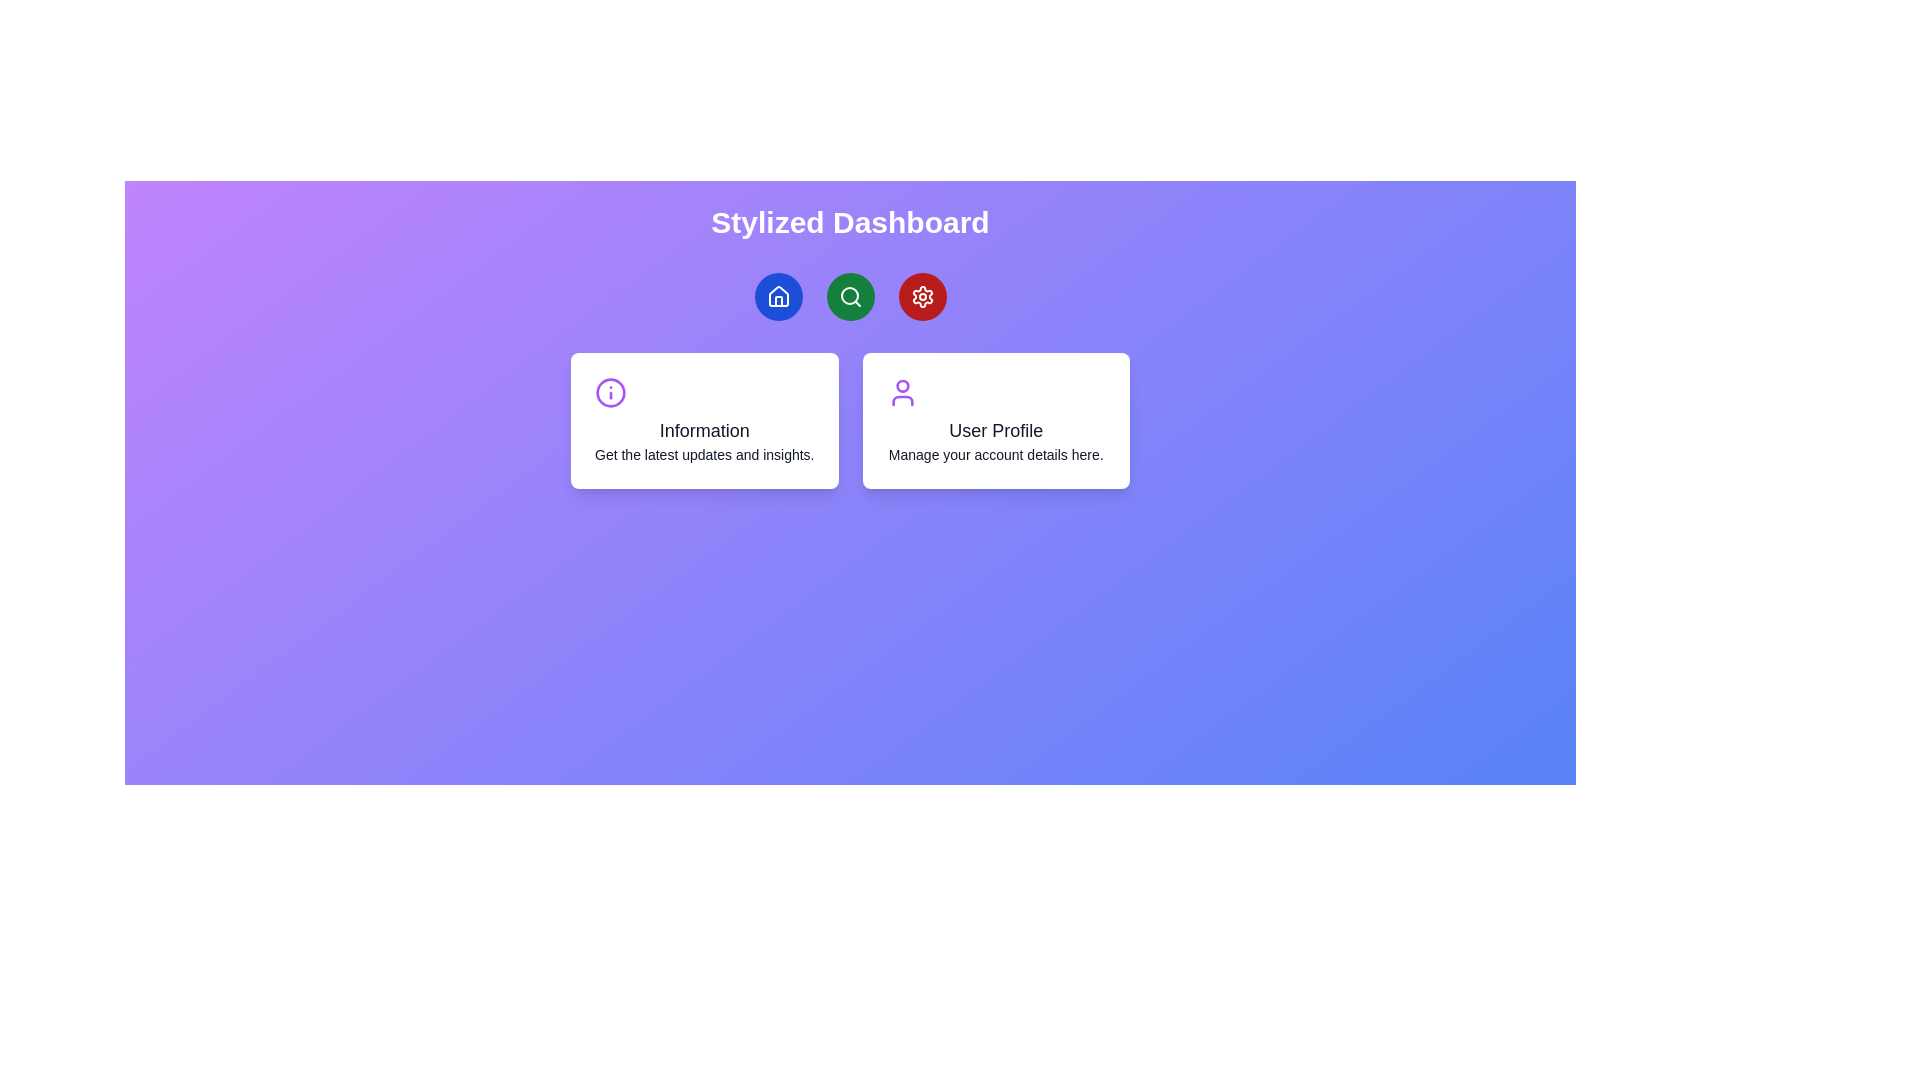 The width and height of the screenshot is (1920, 1080). I want to click on the purple circular outline SVG Circle Element located at the top-left corner of the 'Information' card icon, so click(609, 393).